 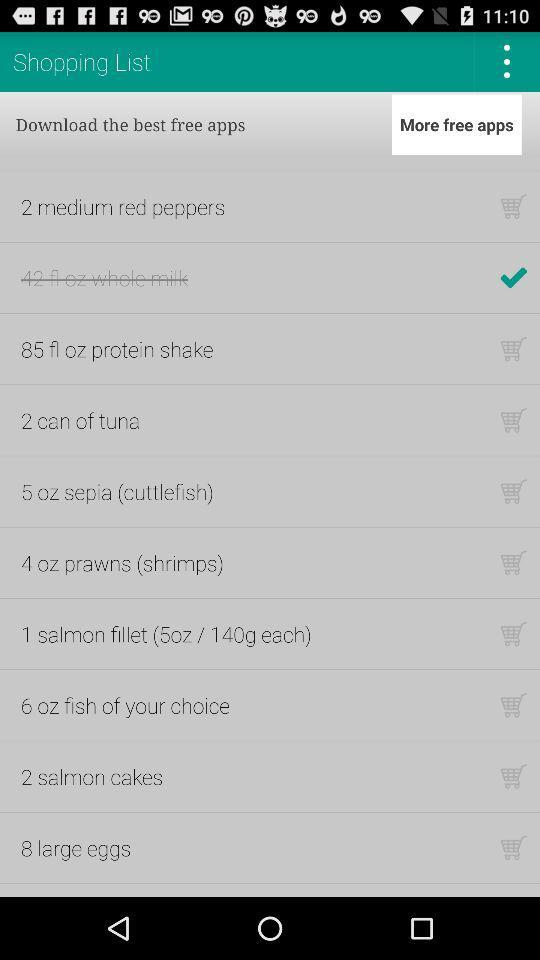 I want to click on 1 salmon fillet, so click(x=165, y=633).